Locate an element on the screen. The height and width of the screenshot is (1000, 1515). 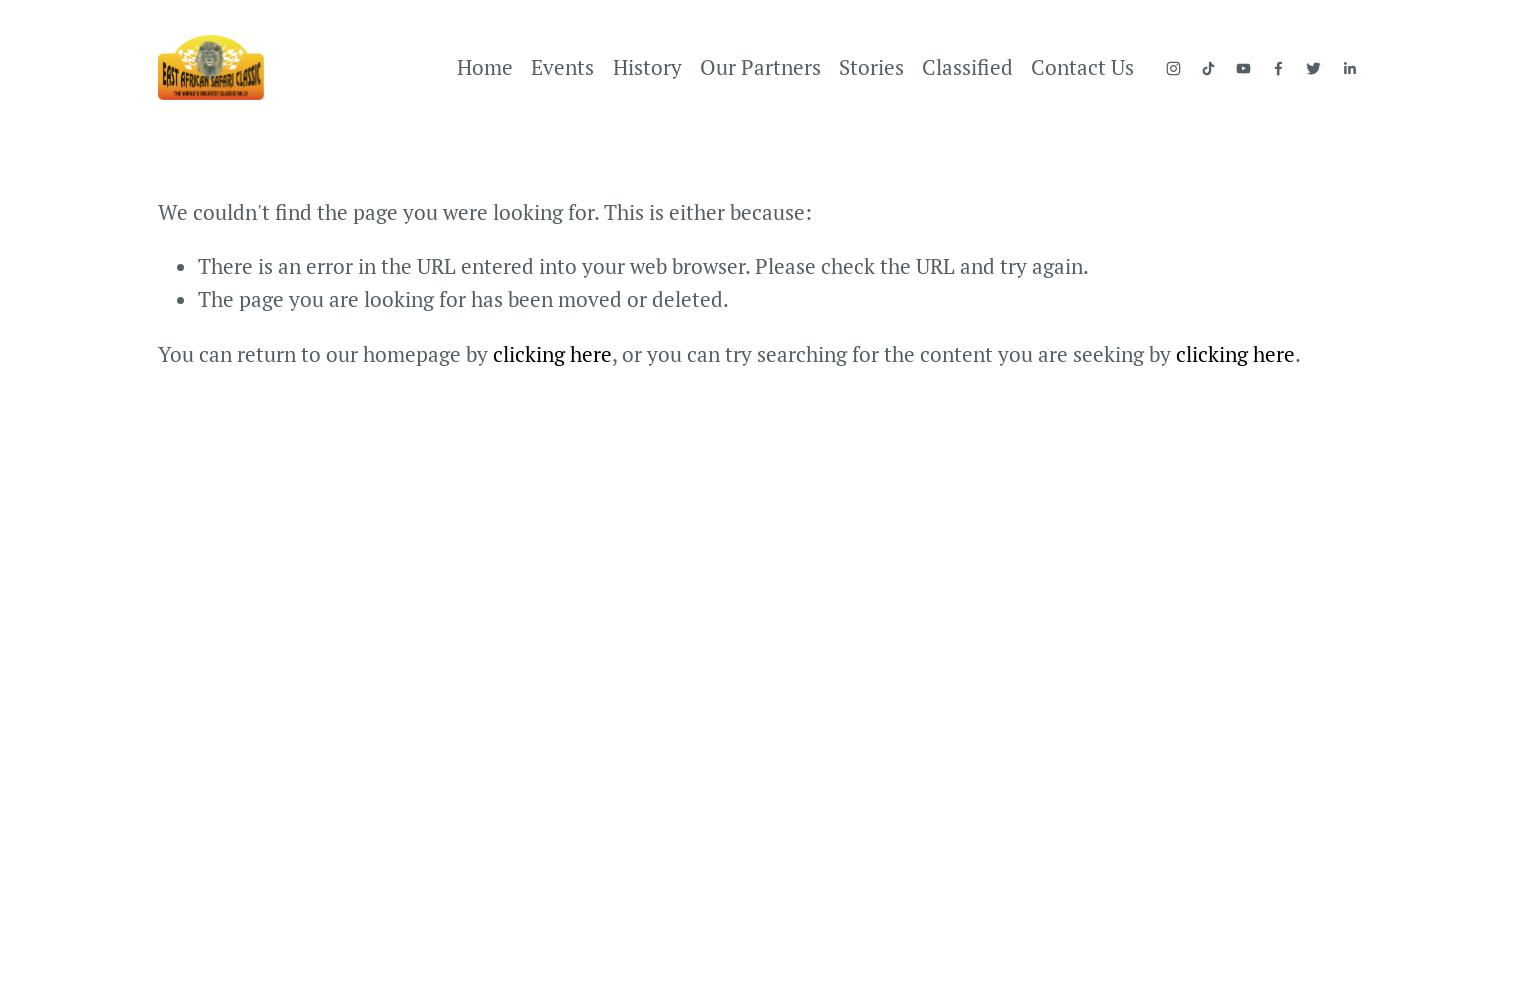
'Stories' is located at coordinates (871, 65).